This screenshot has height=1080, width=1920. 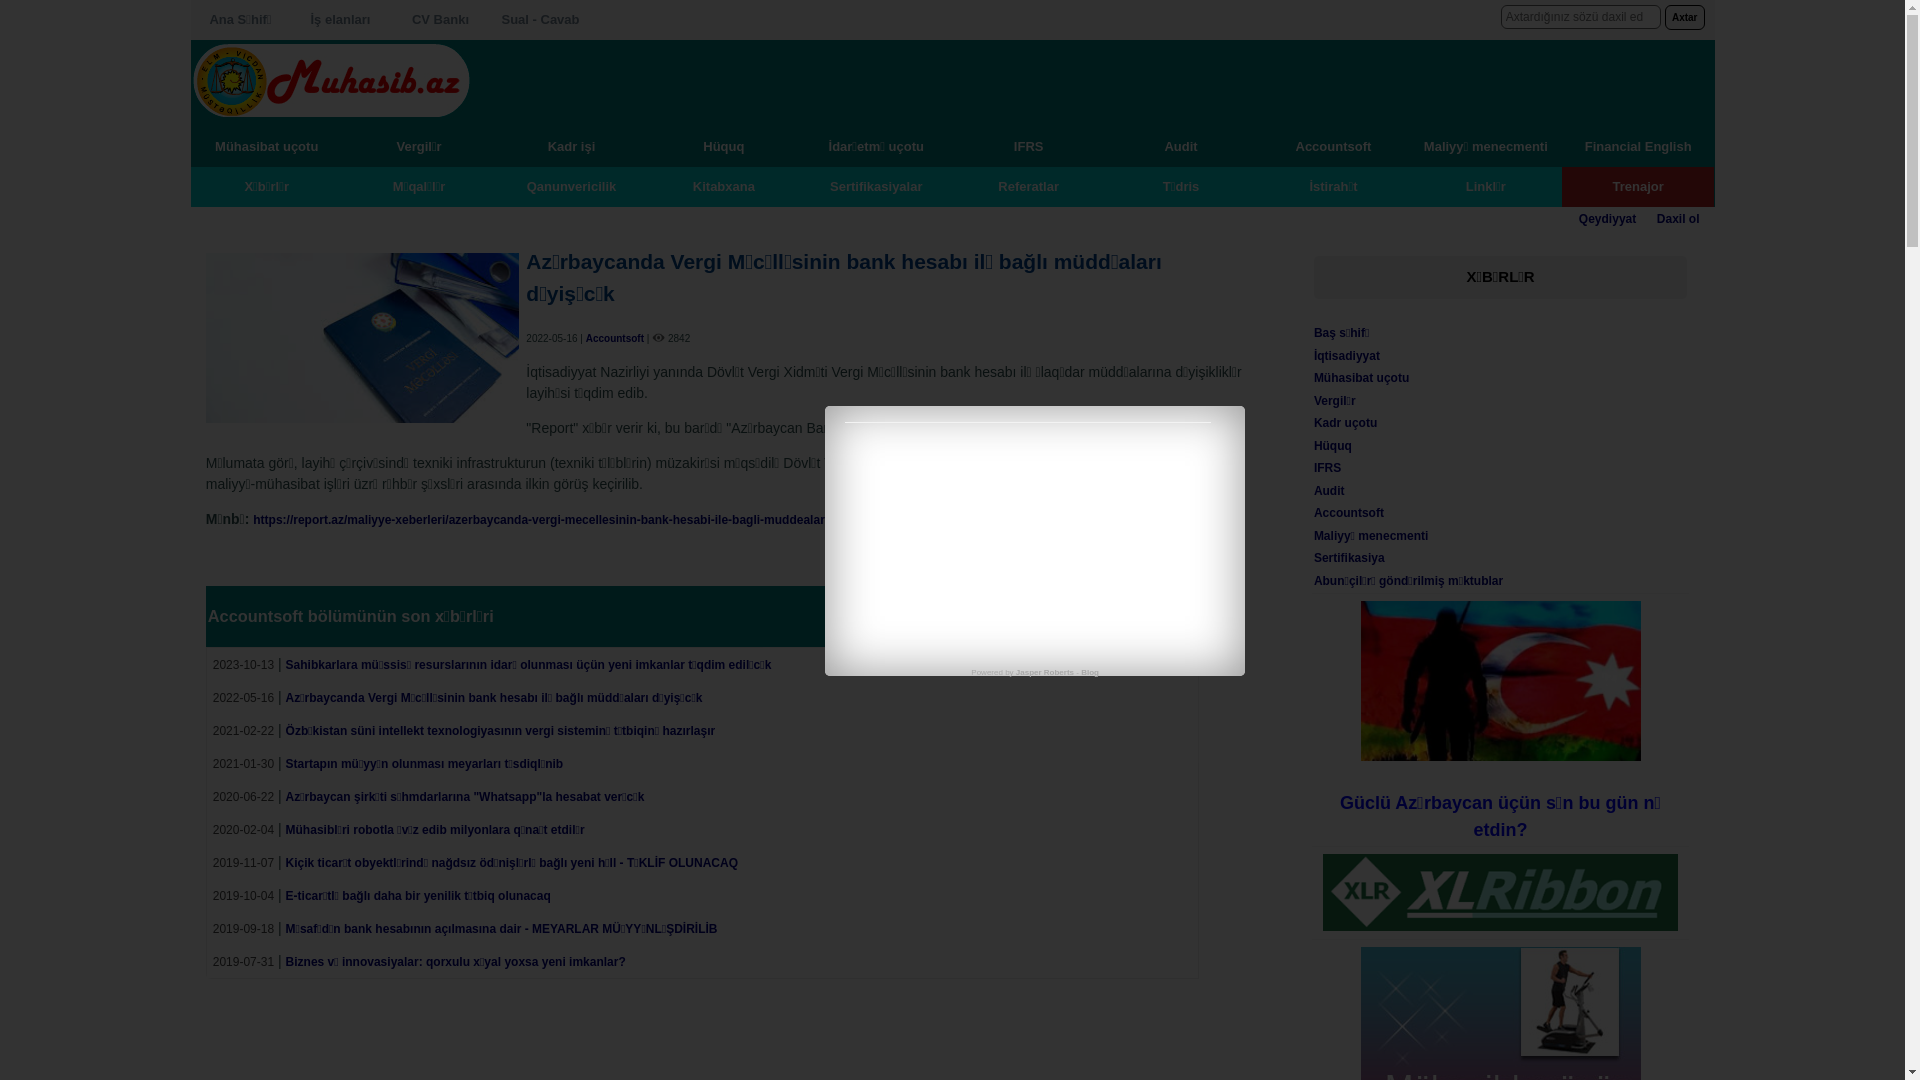 What do you see at coordinates (1314, 467) in the screenshot?
I see `'IFRS'` at bounding box center [1314, 467].